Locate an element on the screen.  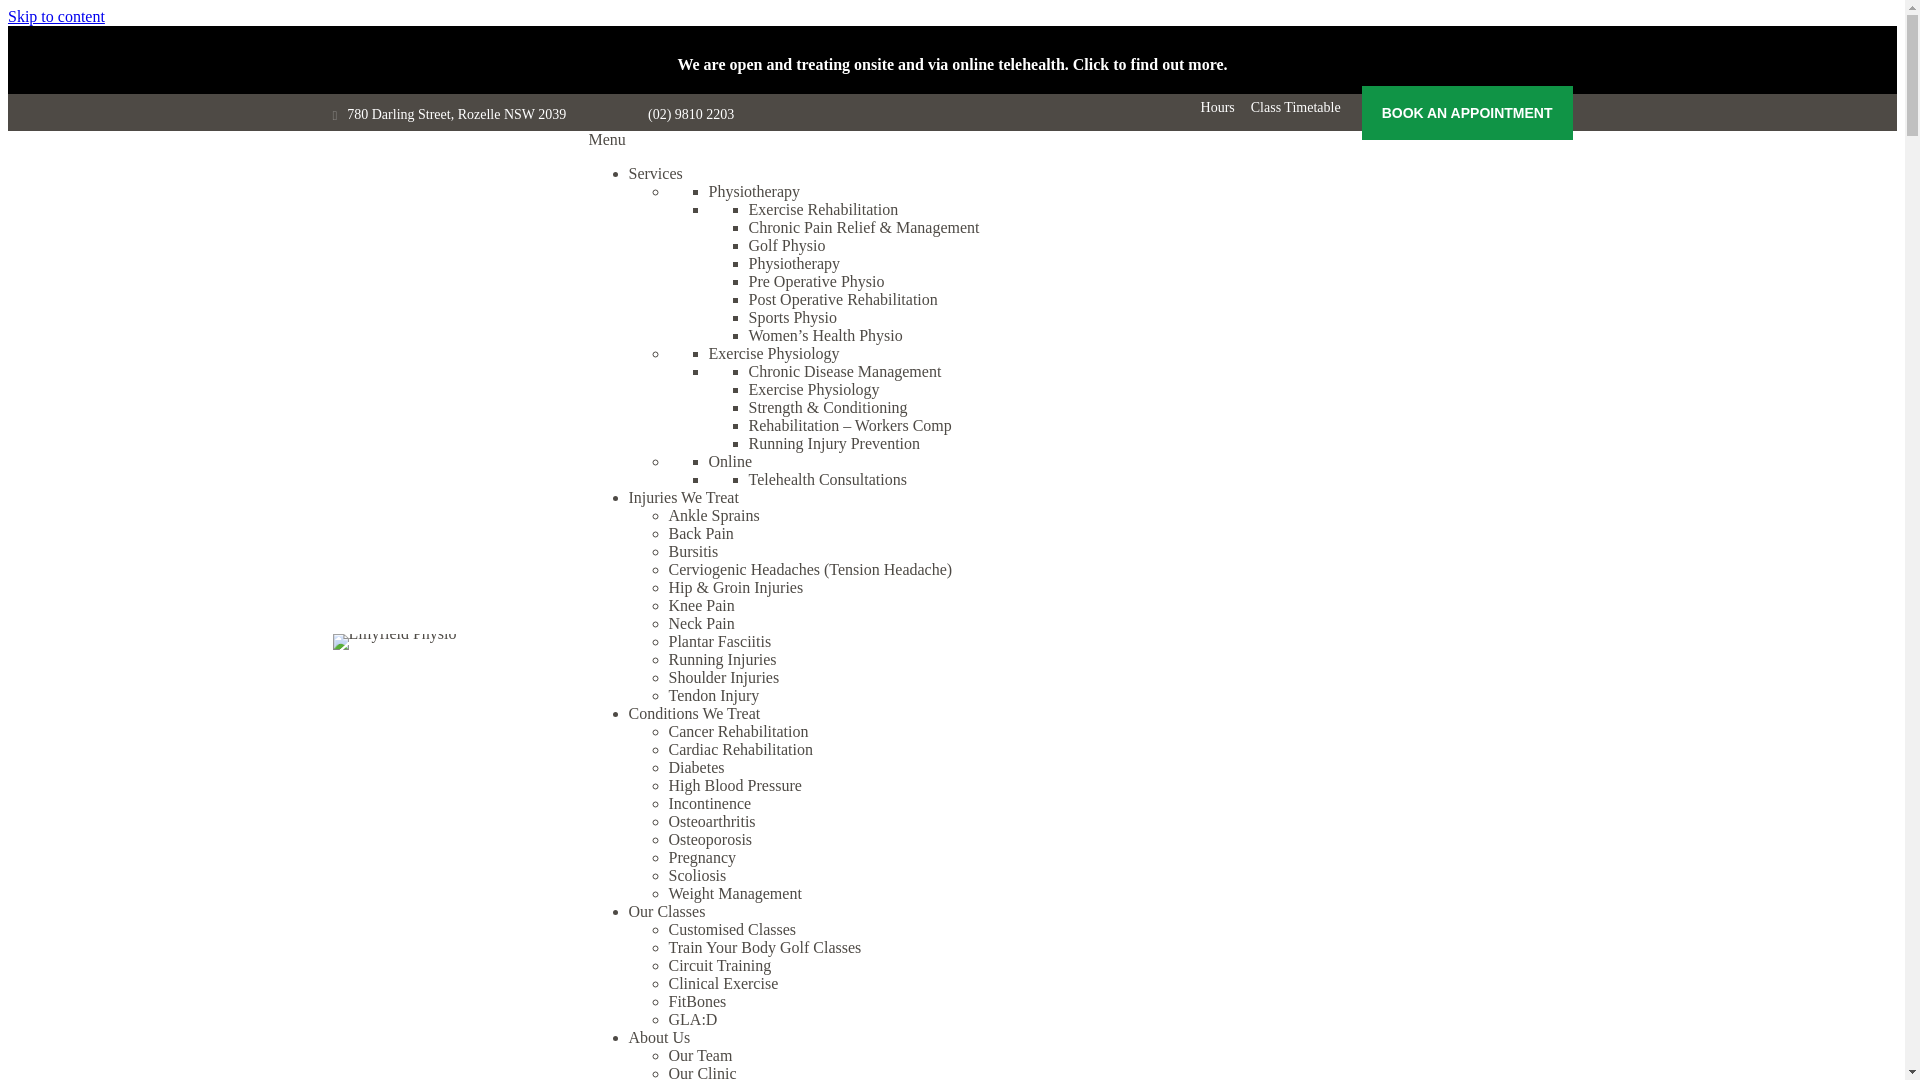
'780 Darling Street, Rozelle NSW 2039' is located at coordinates (455, 115).